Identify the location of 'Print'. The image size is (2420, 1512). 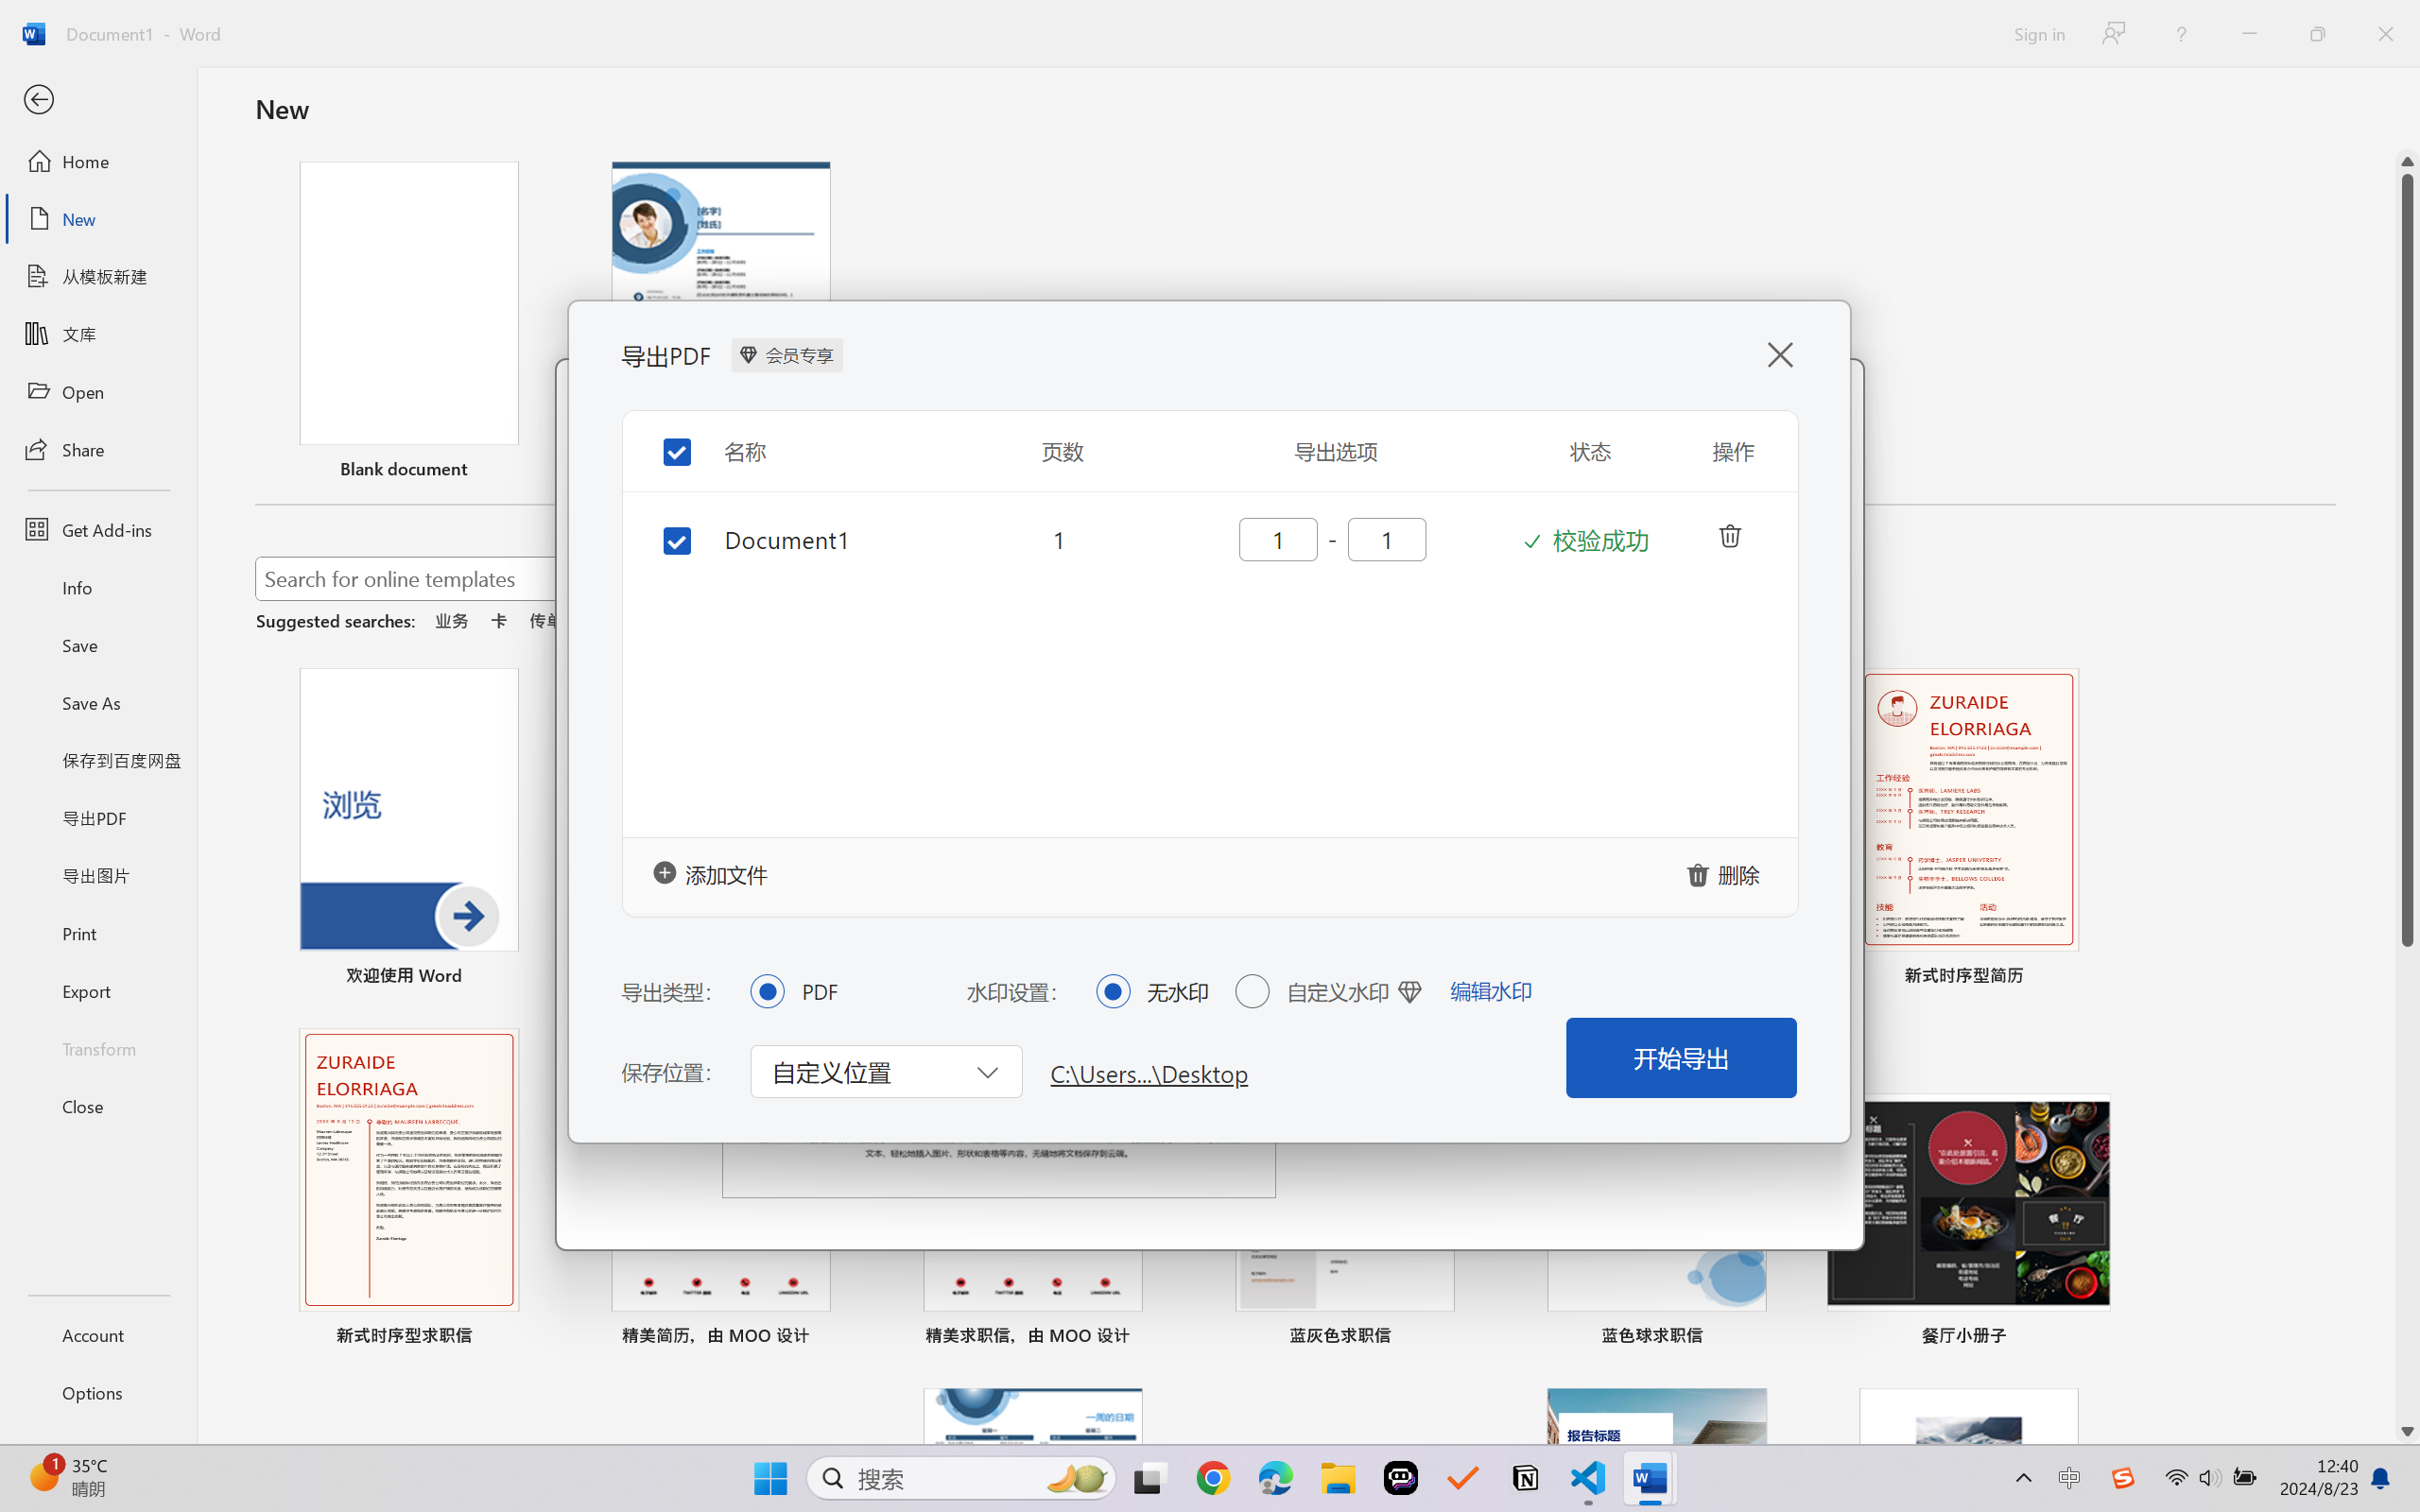
(97, 933).